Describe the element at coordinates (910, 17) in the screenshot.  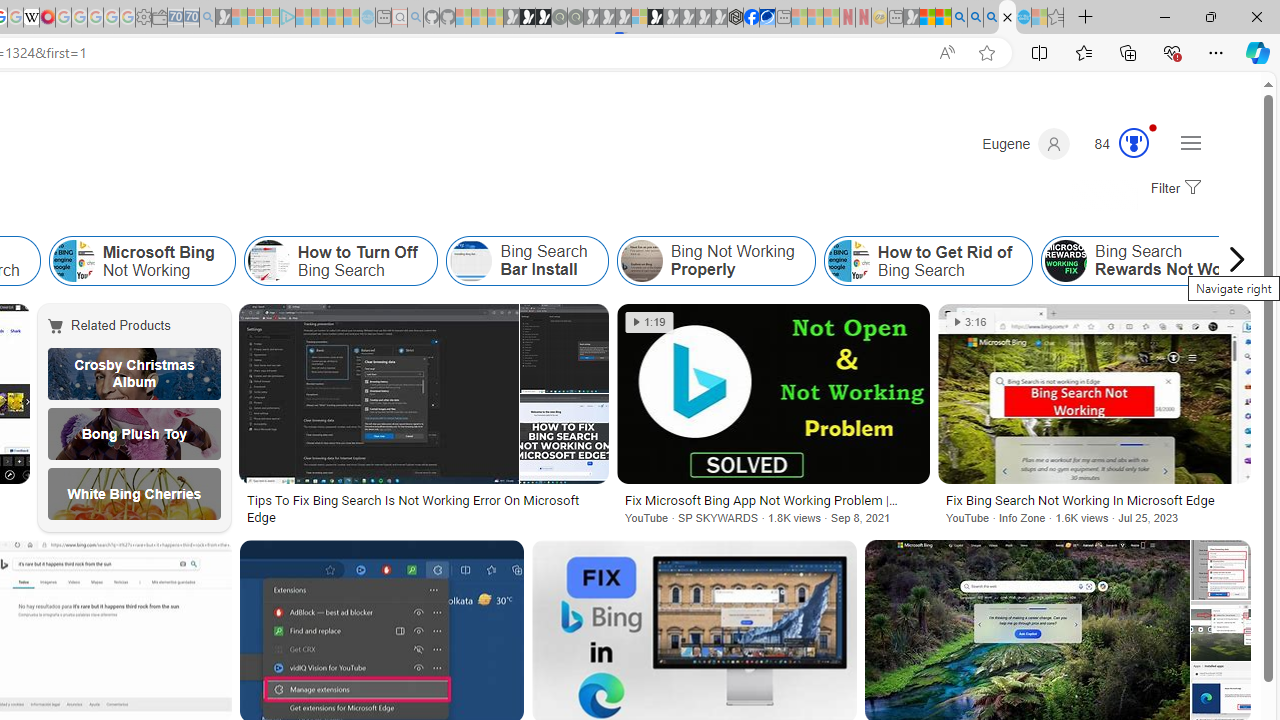
I see `'MSN - Sleeping'` at that location.